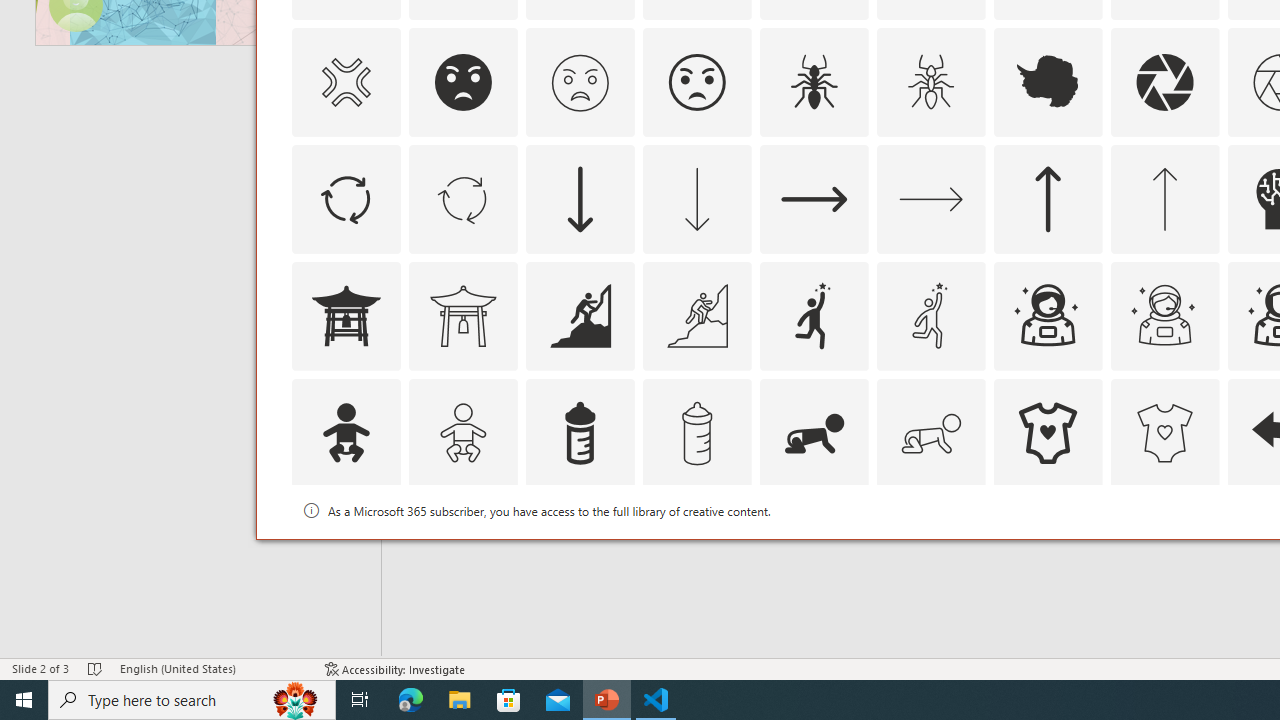 The height and width of the screenshot is (720, 1280). What do you see at coordinates (929, 431) in the screenshot?
I see `'AutomationID: Icons_BabyCrawling_M'` at bounding box center [929, 431].